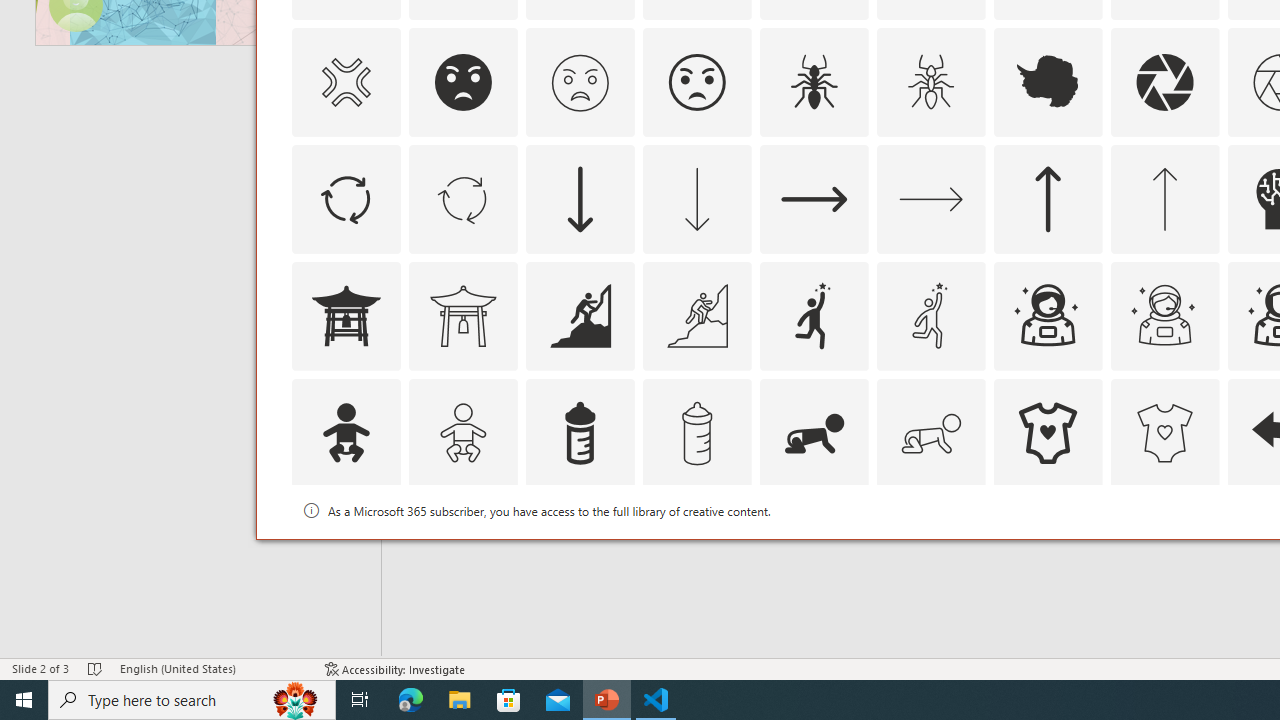 The height and width of the screenshot is (720, 1280). What do you see at coordinates (929, 431) in the screenshot?
I see `'AutomationID: Icons_BabyCrawling_M'` at bounding box center [929, 431].